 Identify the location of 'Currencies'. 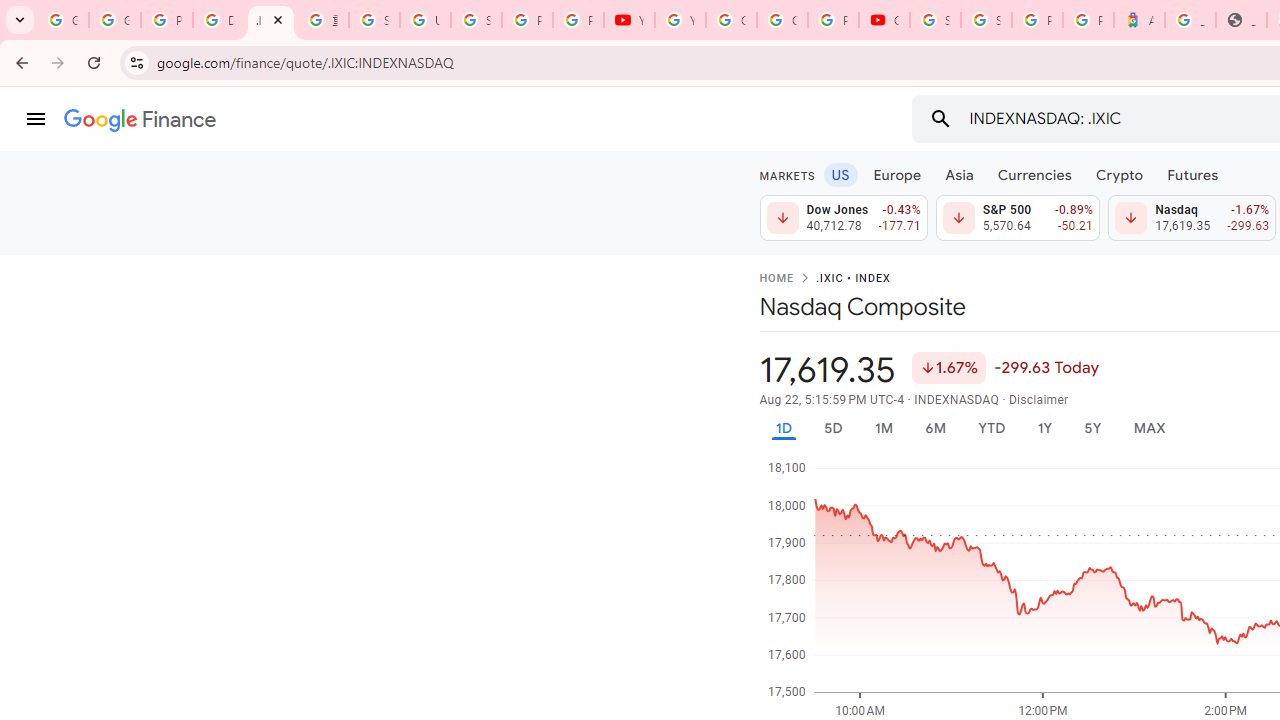
(1034, 173).